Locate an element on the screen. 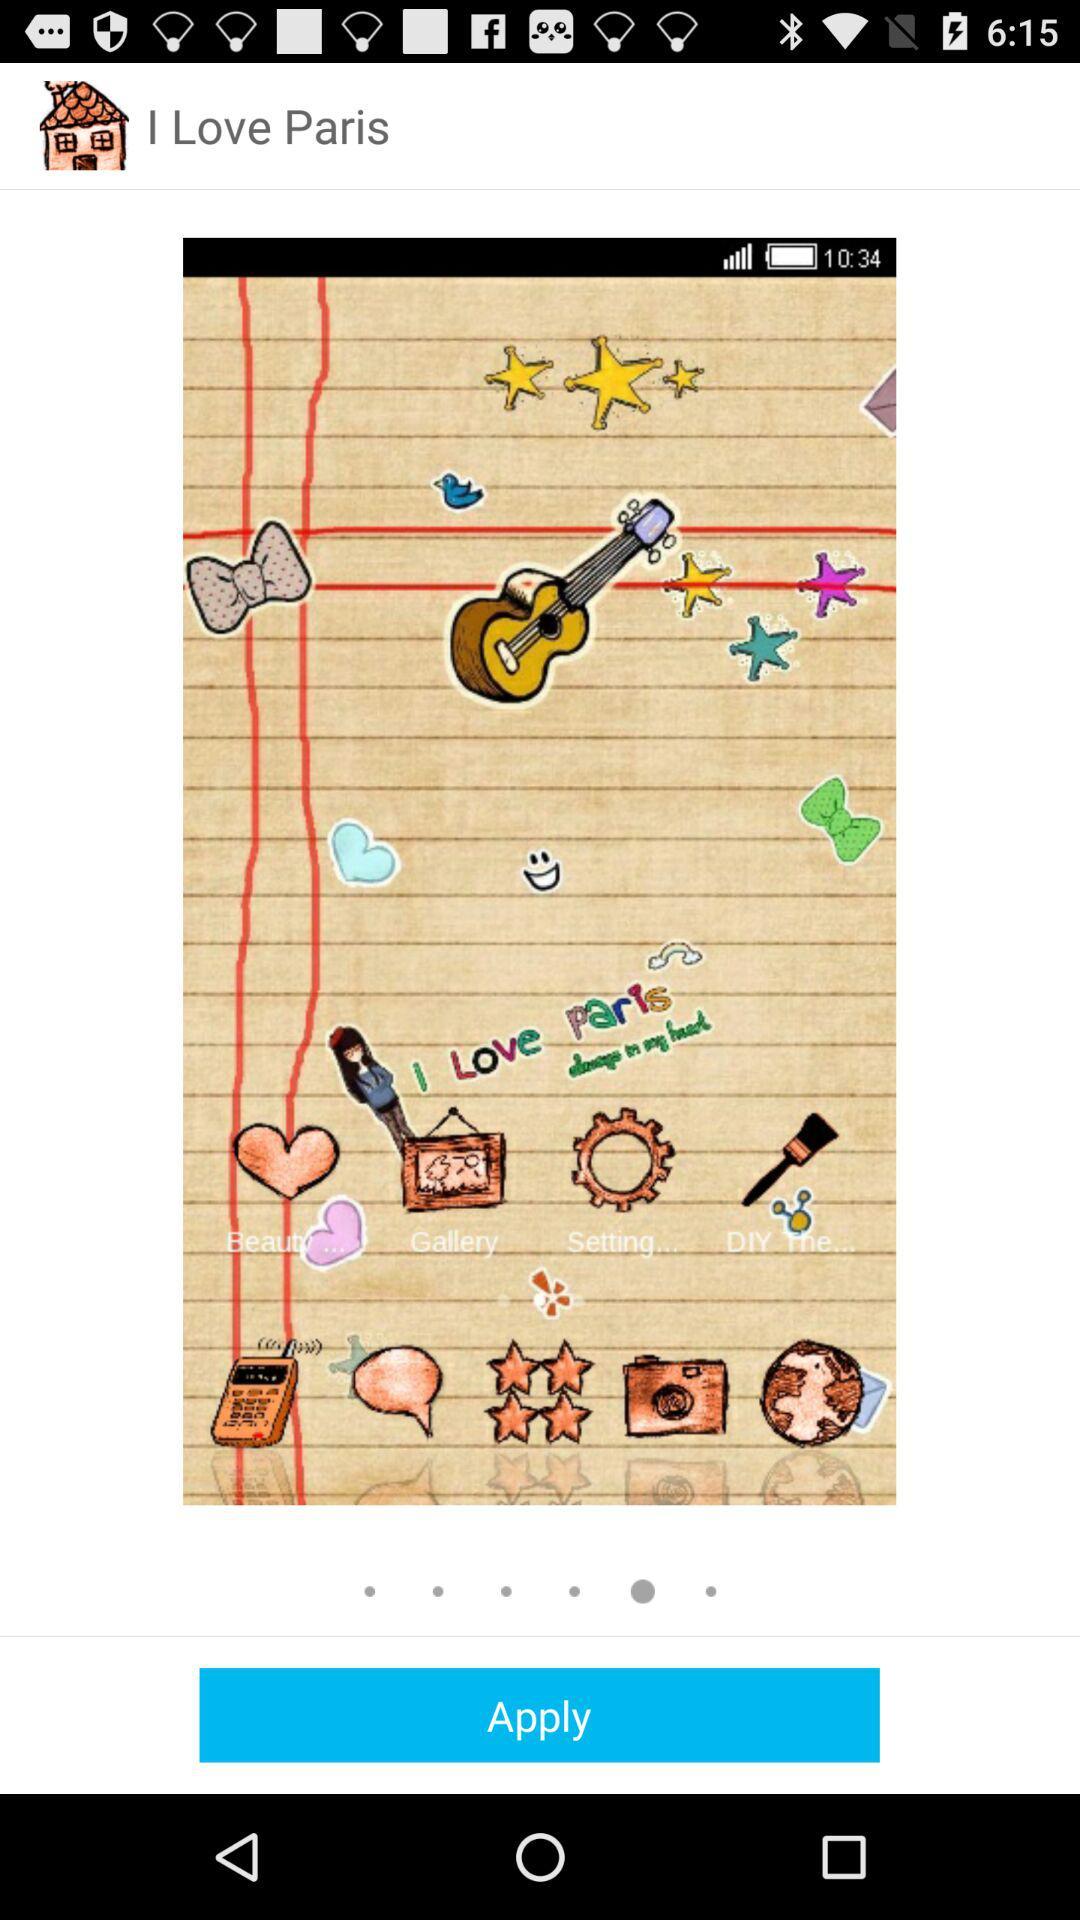 Image resolution: width=1080 pixels, height=1920 pixels. apply is located at coordinates (538, 1714).